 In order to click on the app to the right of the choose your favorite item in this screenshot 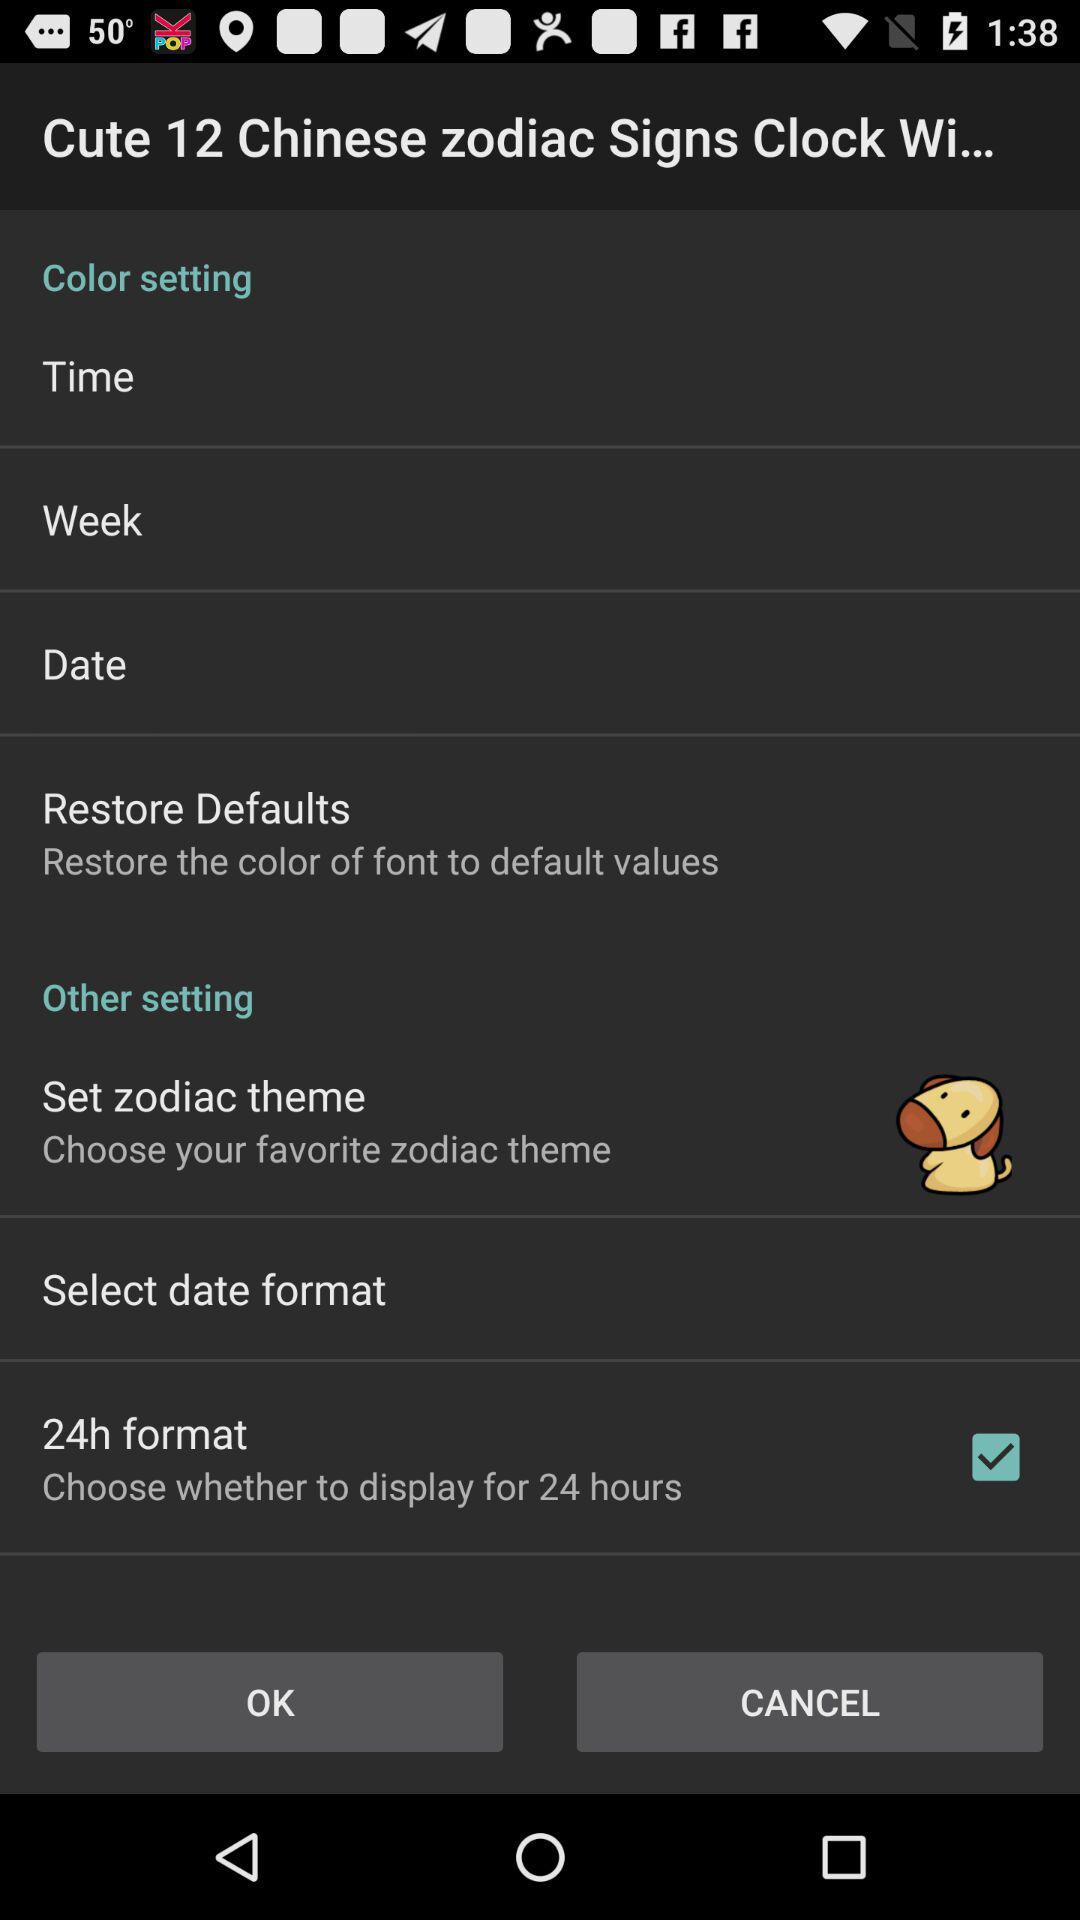, I will do `click(953, 1118)`.